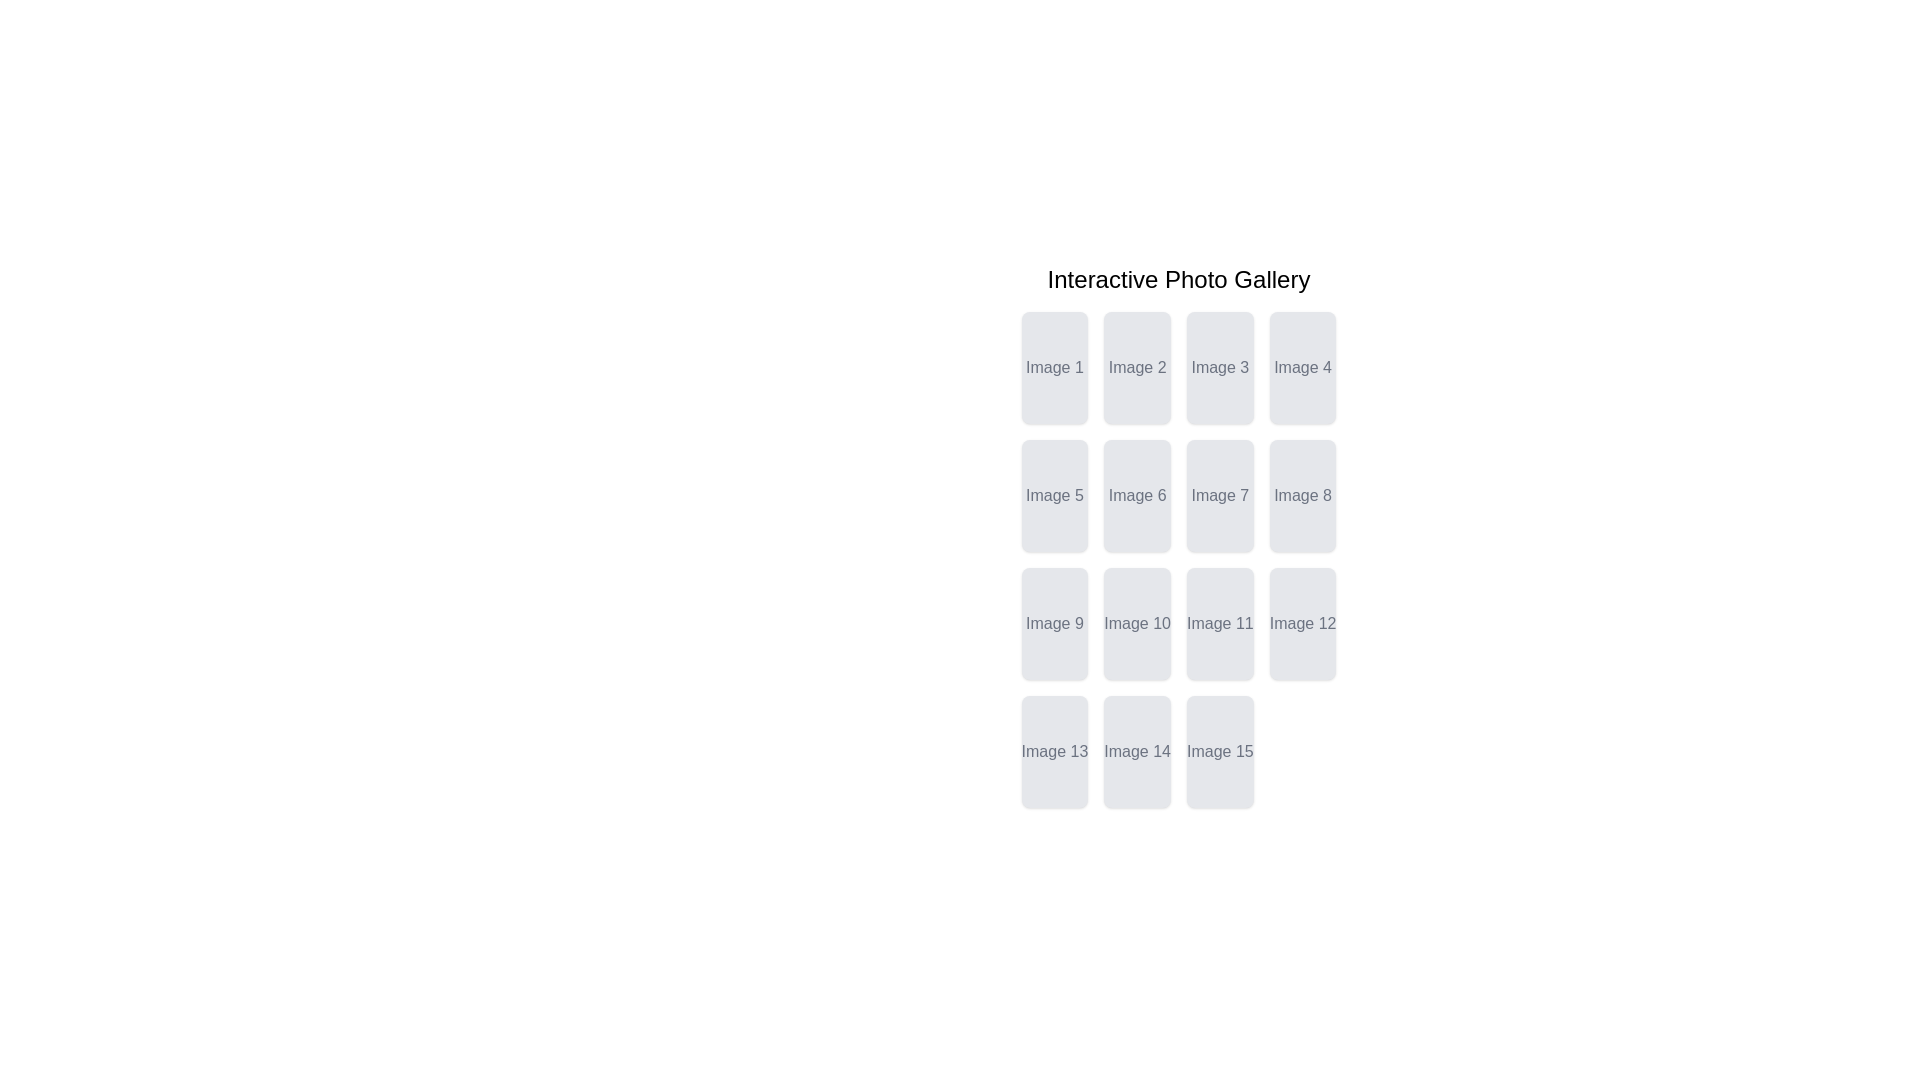  Describe the element at coordinates (1053, 511) in the screenshot. I see `the floating overlay at the bottom of the card titled 'Image 5', which displays '0 Comment' with a dark semi-transparent background and white text` at that location.